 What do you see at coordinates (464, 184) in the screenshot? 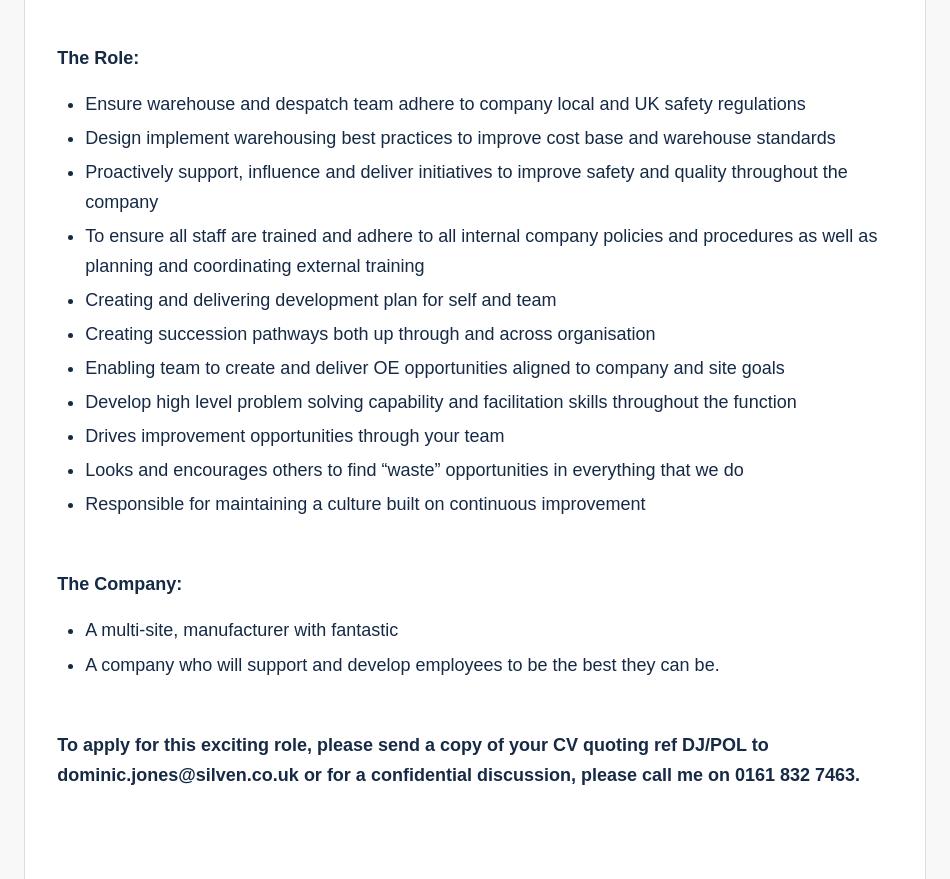
I see `'Proactively support, influence and deliver initiatives to improve safety and quality throughout the company'` at bounding box center [464, 184].